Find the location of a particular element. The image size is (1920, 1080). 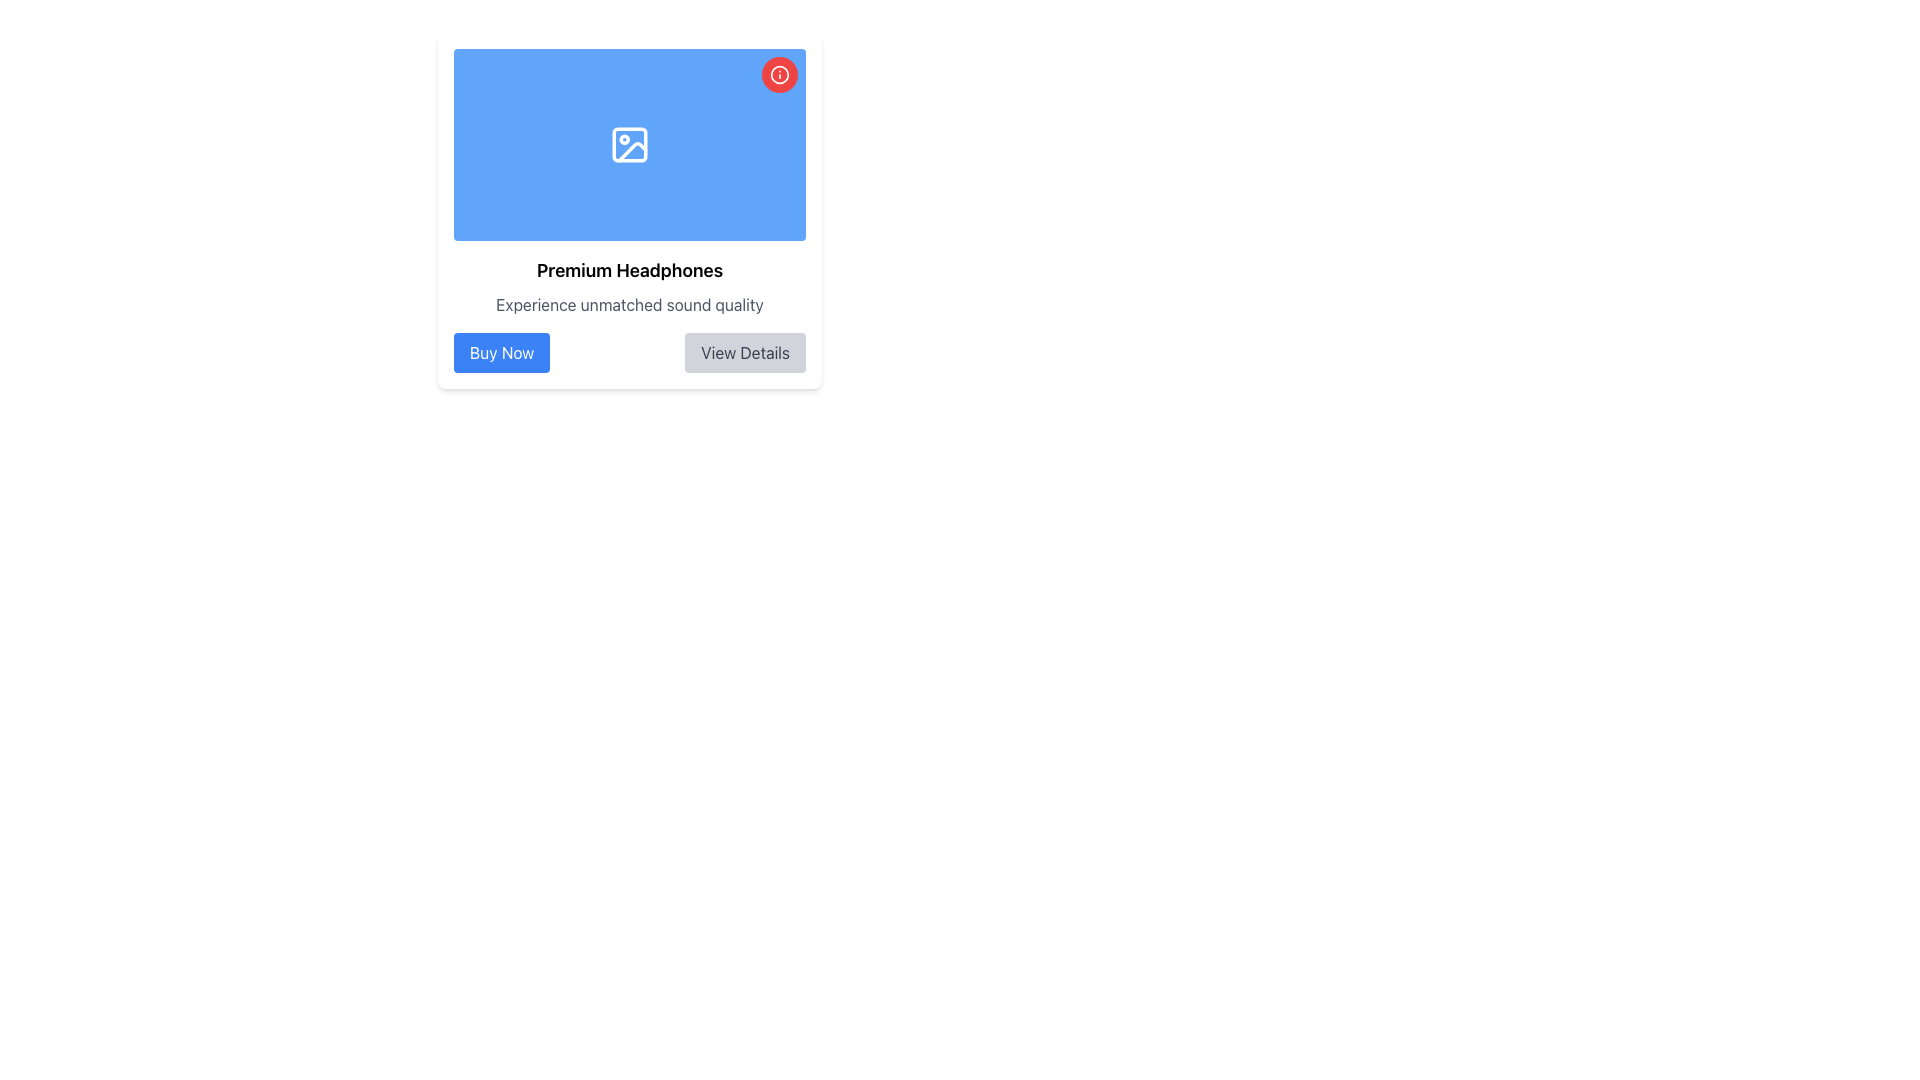

the text block that introduces and describes the premium headphones is located at coordinates (628, 286).